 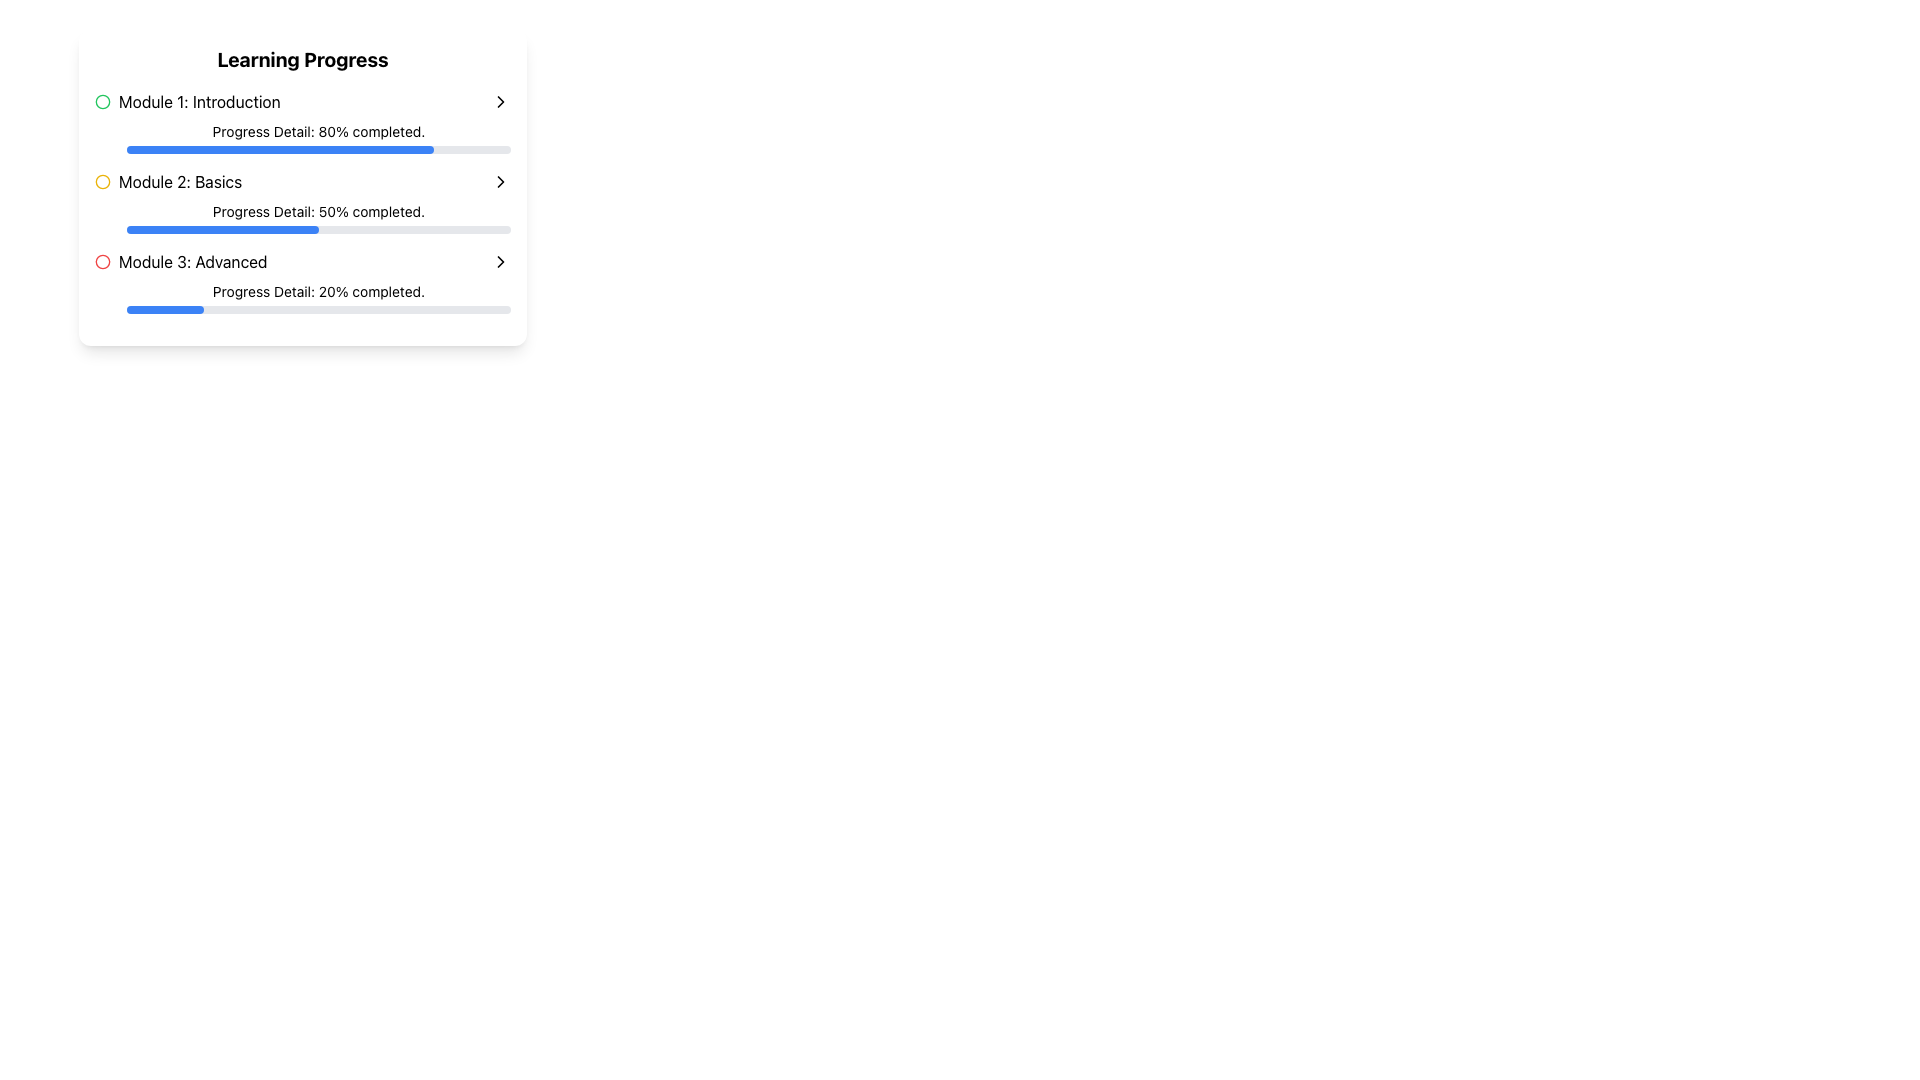 What do you see at coordinates (279, 149) in the screenshot?
I see `the horizontal progress bar indicating 80% progress located in the 'Module 1: Introduction' section under 'Learning Progress'` at bounding box center [279, 149].